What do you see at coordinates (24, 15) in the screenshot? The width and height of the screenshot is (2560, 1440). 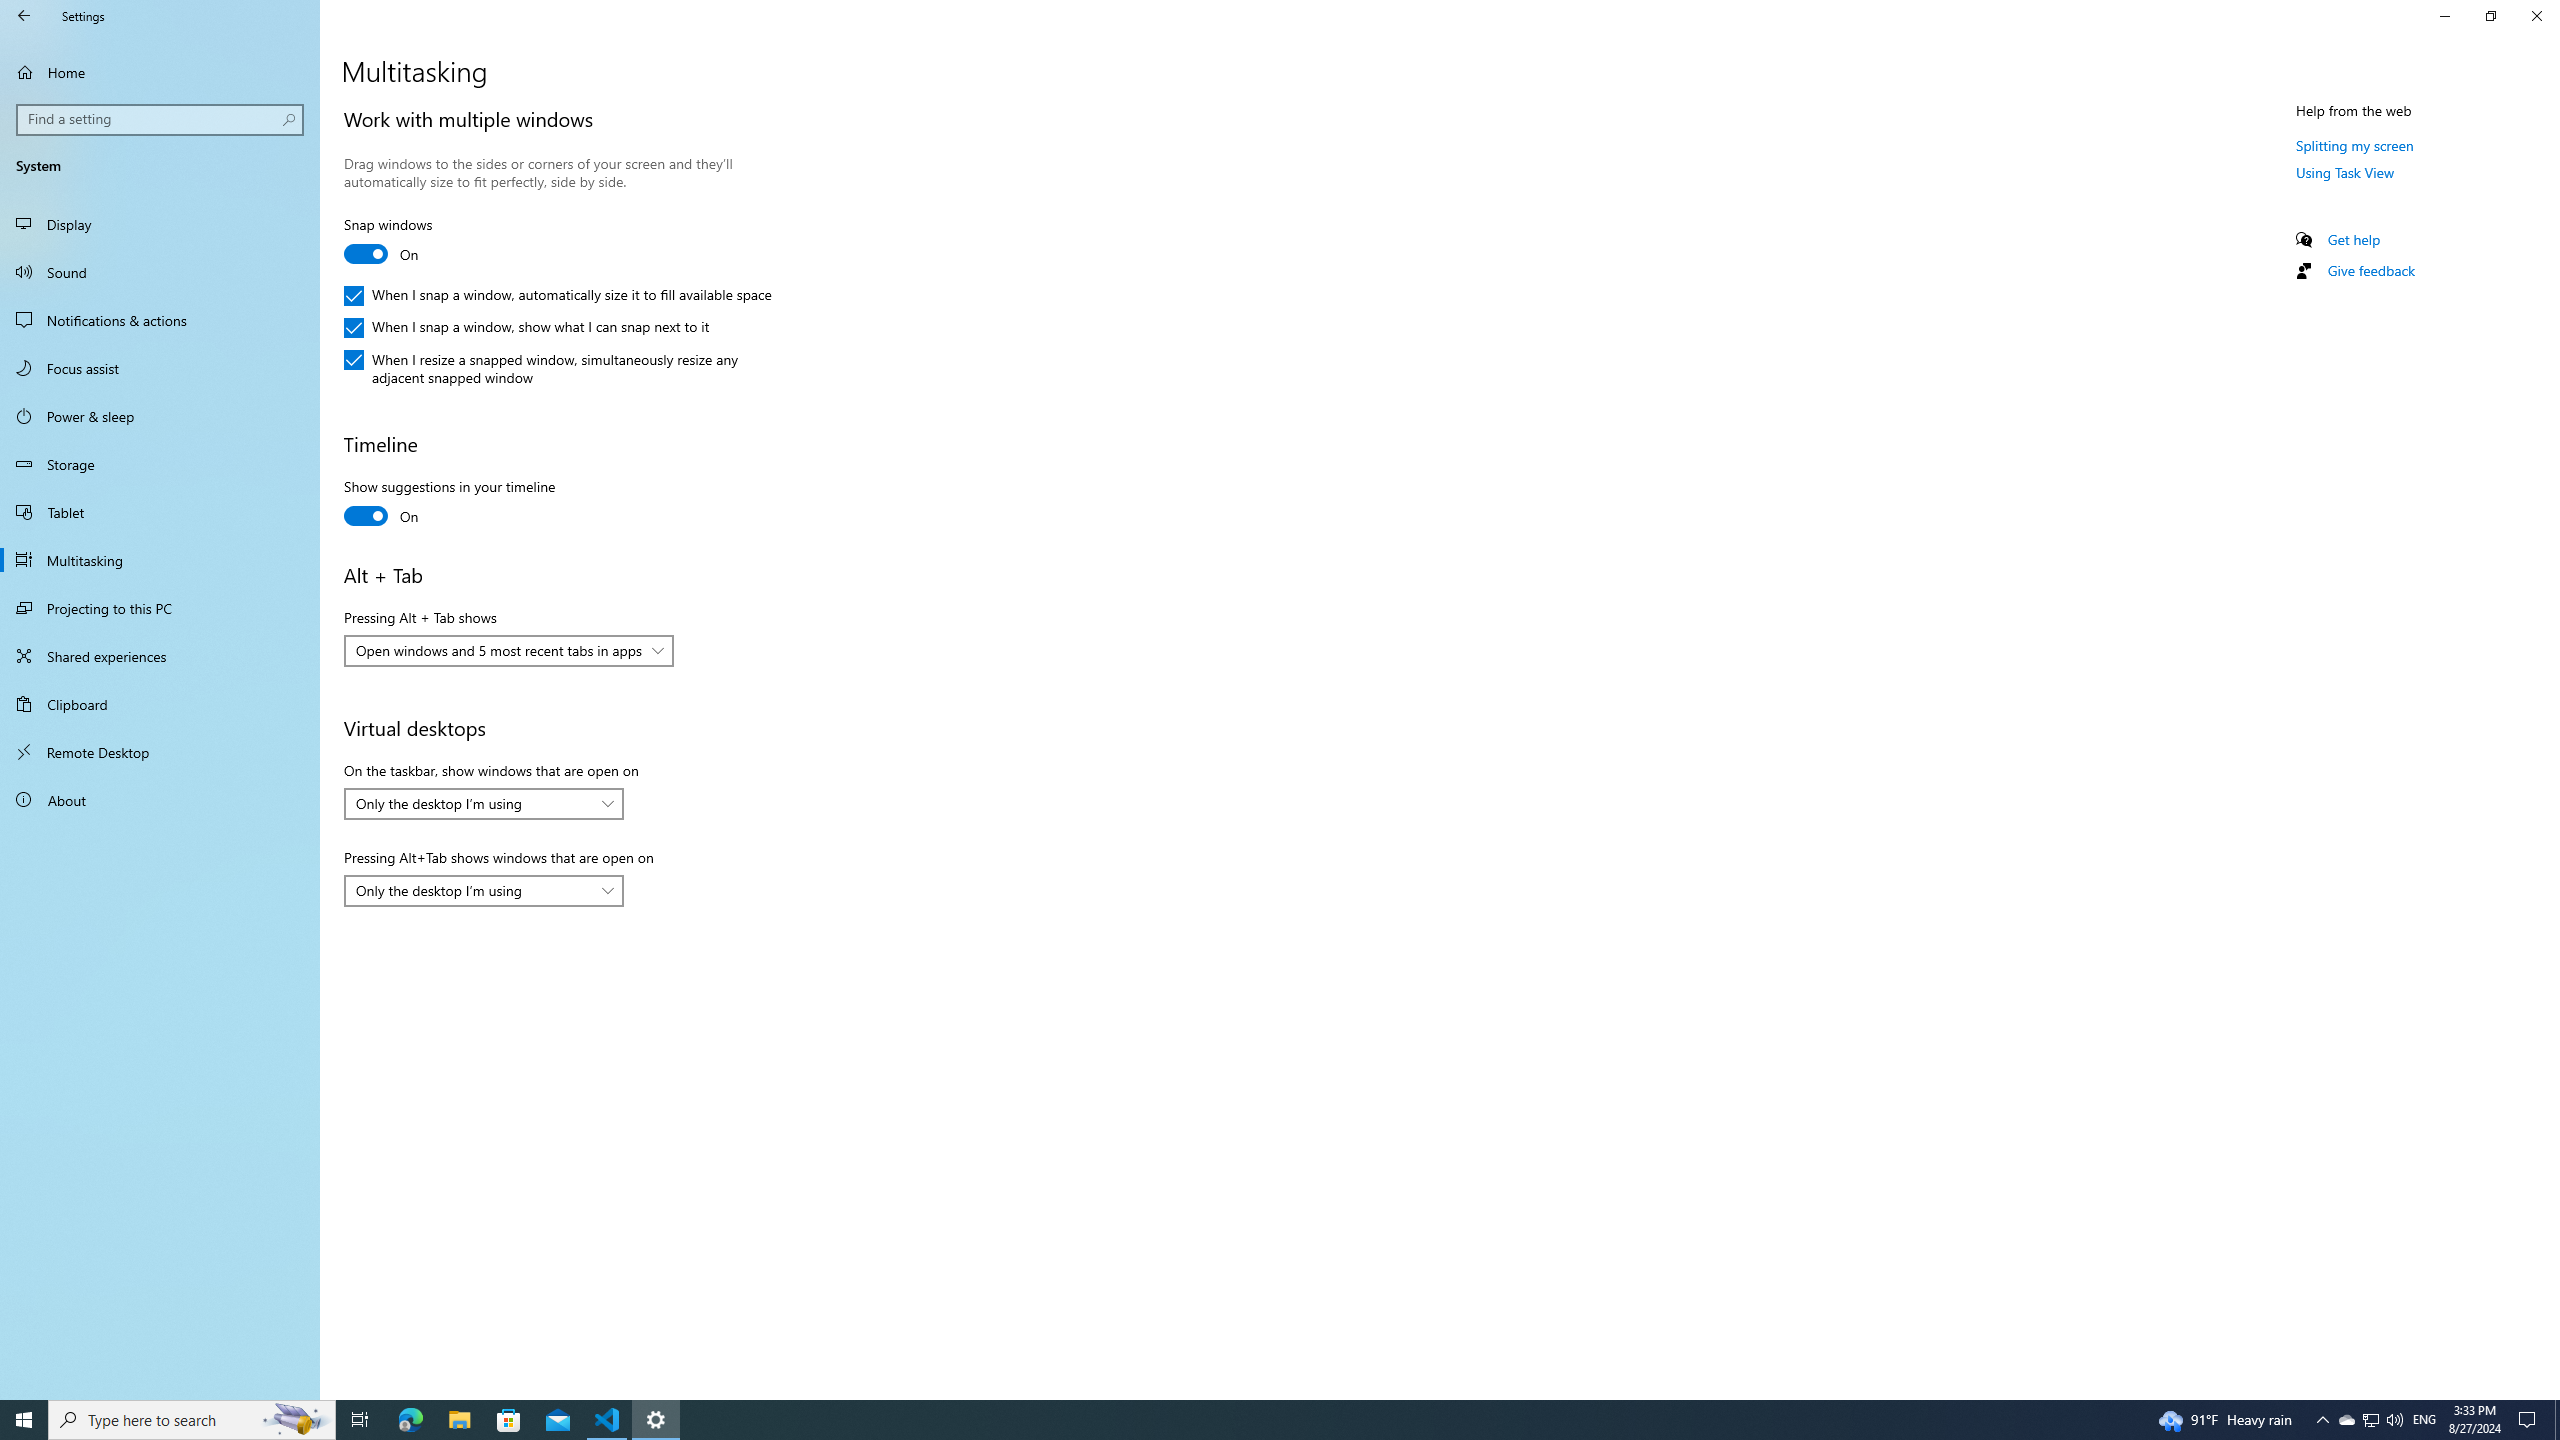 I see `'Back'` at bounding box center [24, 15].